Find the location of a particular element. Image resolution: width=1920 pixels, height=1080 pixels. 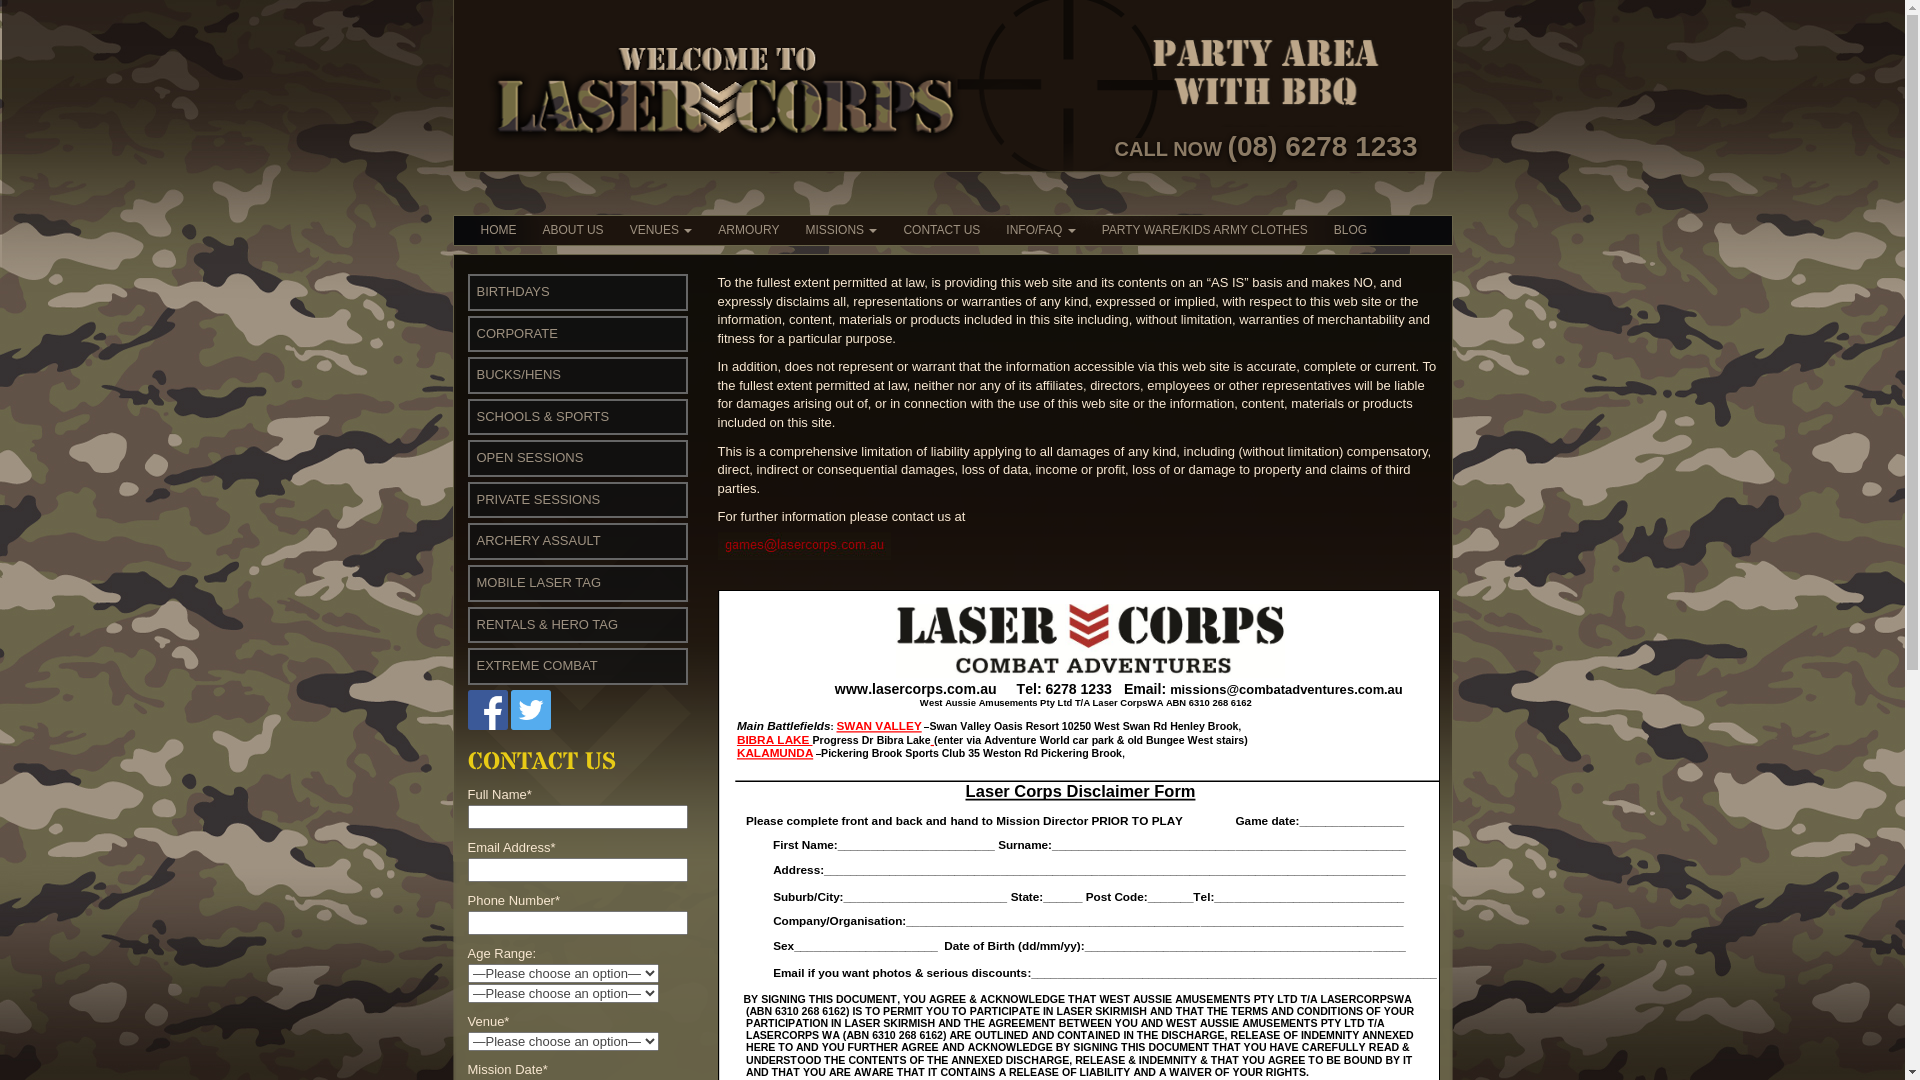

'BUCKS/HENS' is located at coordinates (474, 374).